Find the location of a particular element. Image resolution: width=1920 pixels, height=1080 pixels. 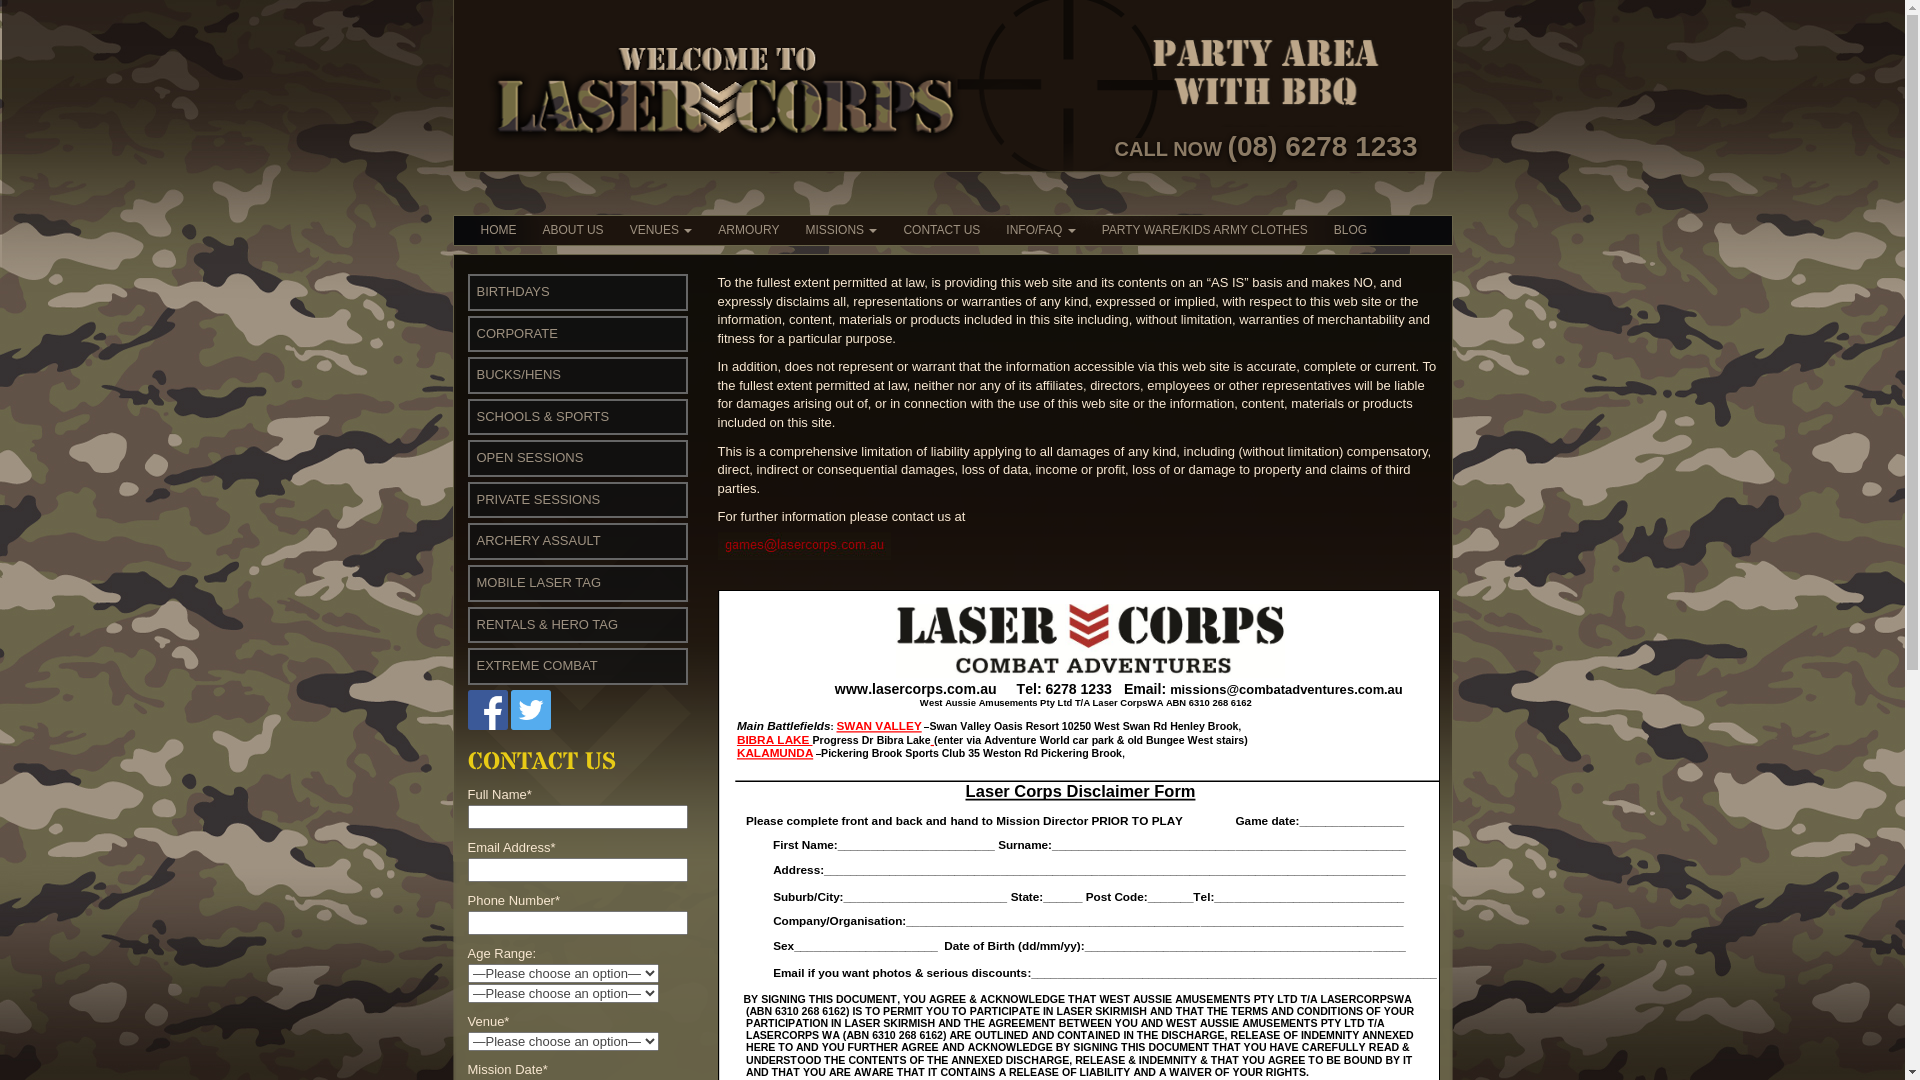

'BUCKS/HENS' is located at coordinates (474, 374).